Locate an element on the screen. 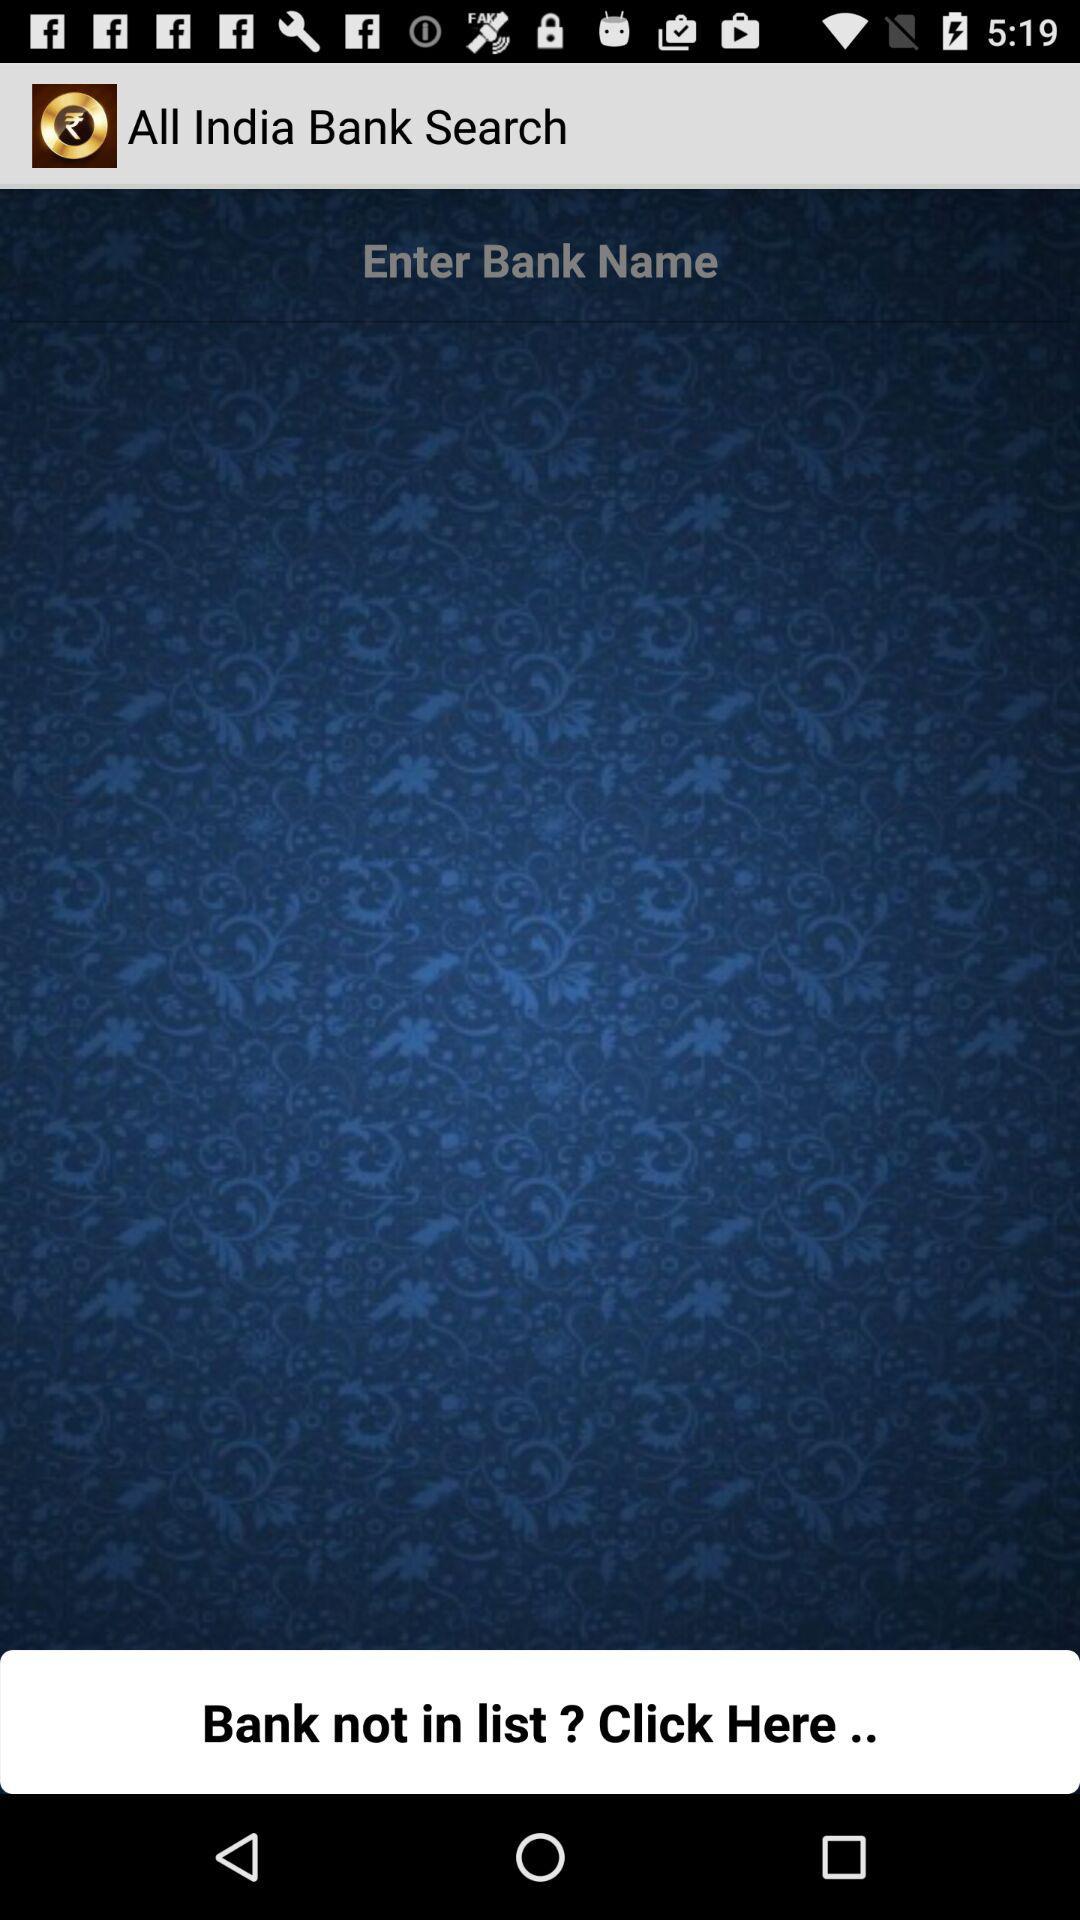 This screenshot has height=1920, width=1080. input bank name is located at coordinates (540, 259).